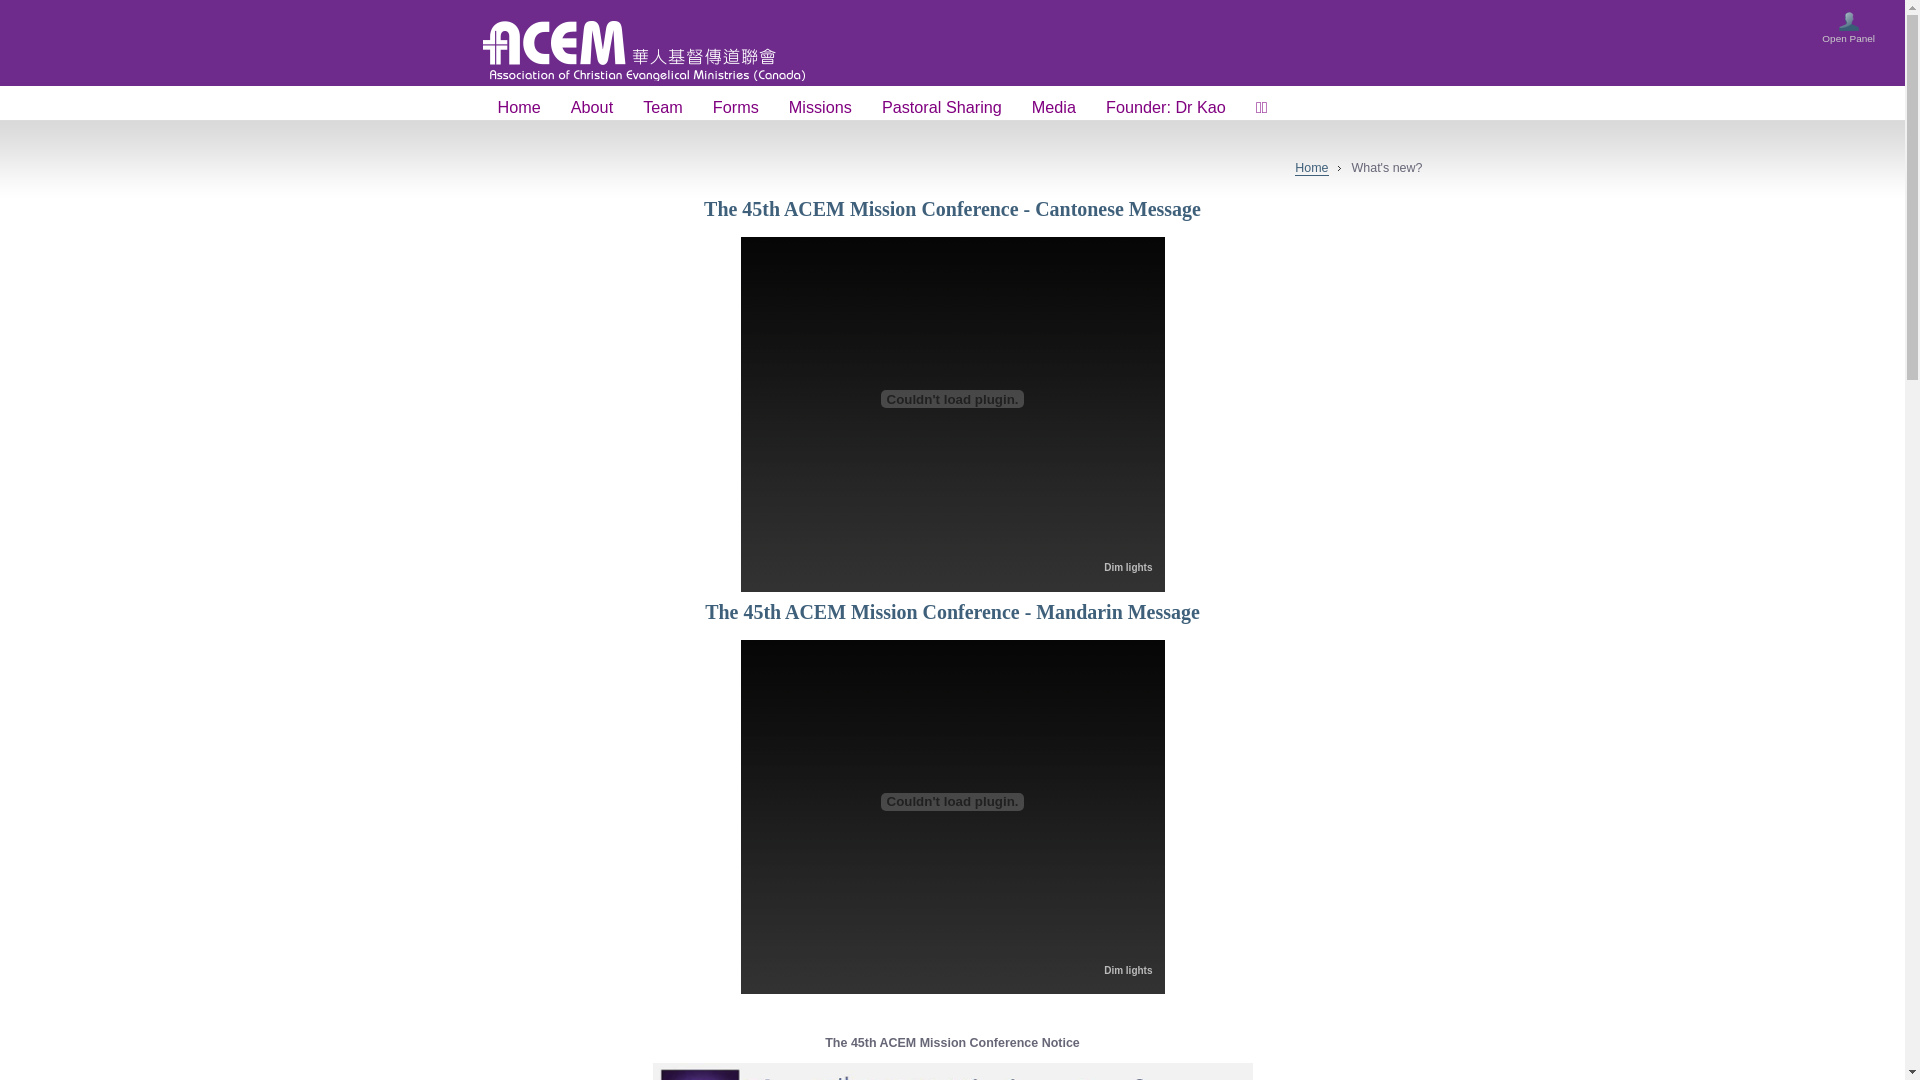 This screenshot has height=1080, width=1920. I want to click on 'Missions', so click(772, 108).